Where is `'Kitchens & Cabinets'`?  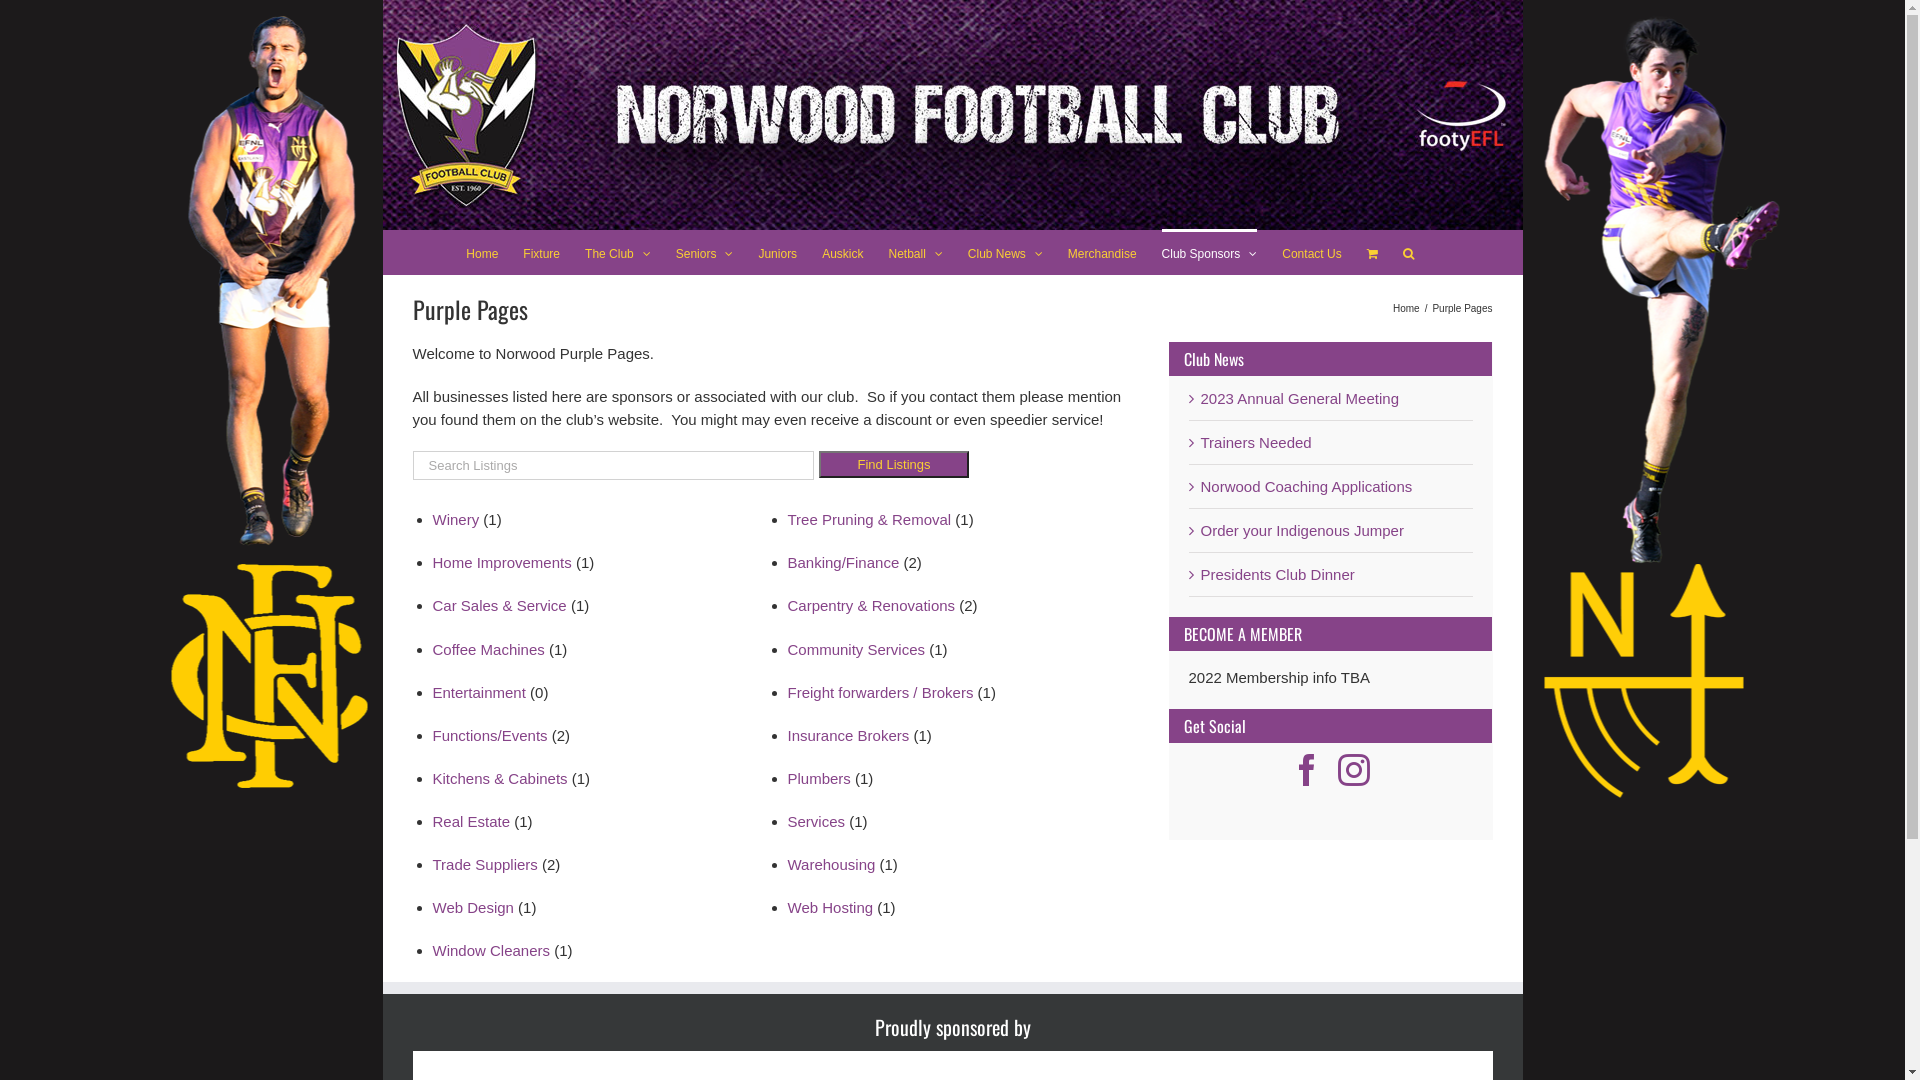 'Kitchens & Cabinets' is located at coordinates (499, 777).